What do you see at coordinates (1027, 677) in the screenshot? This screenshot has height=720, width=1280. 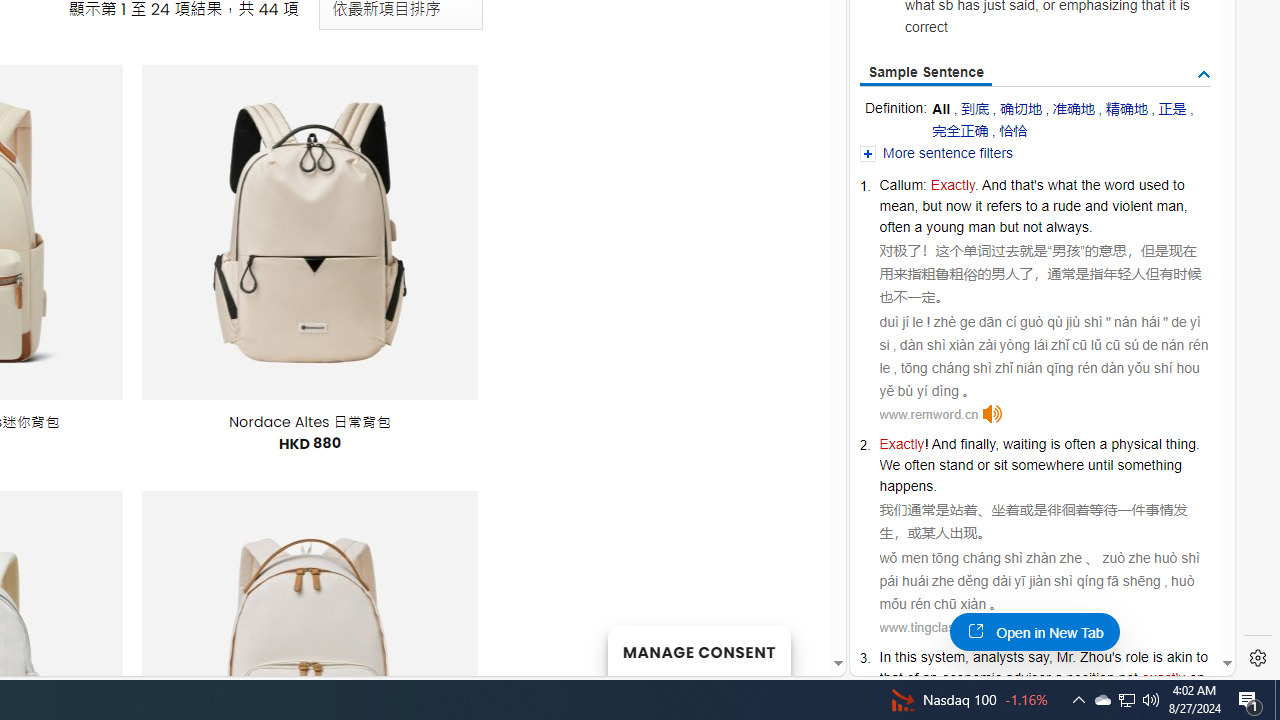 I see `'adviser'` at bounding box center [1027, 677].